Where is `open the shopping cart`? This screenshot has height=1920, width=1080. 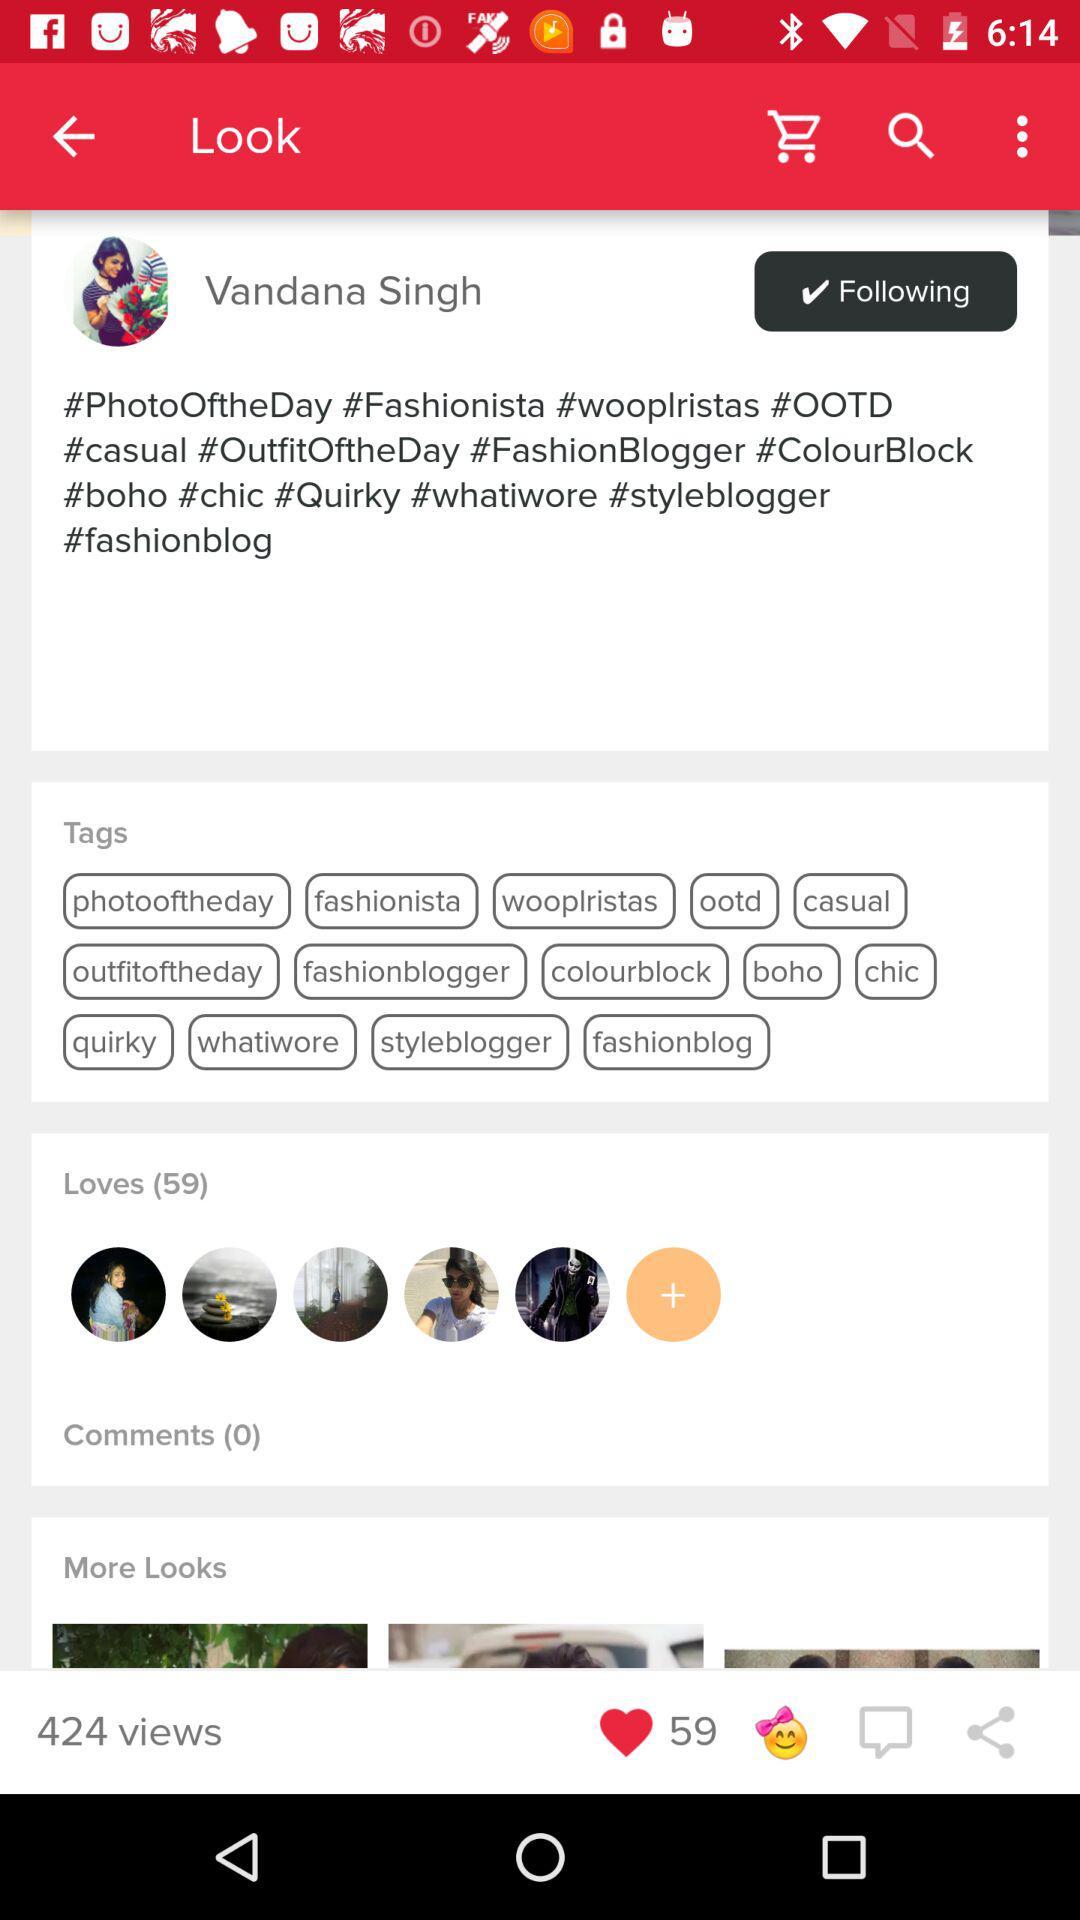
open the shopping cart is located at coordinates (795, 135).